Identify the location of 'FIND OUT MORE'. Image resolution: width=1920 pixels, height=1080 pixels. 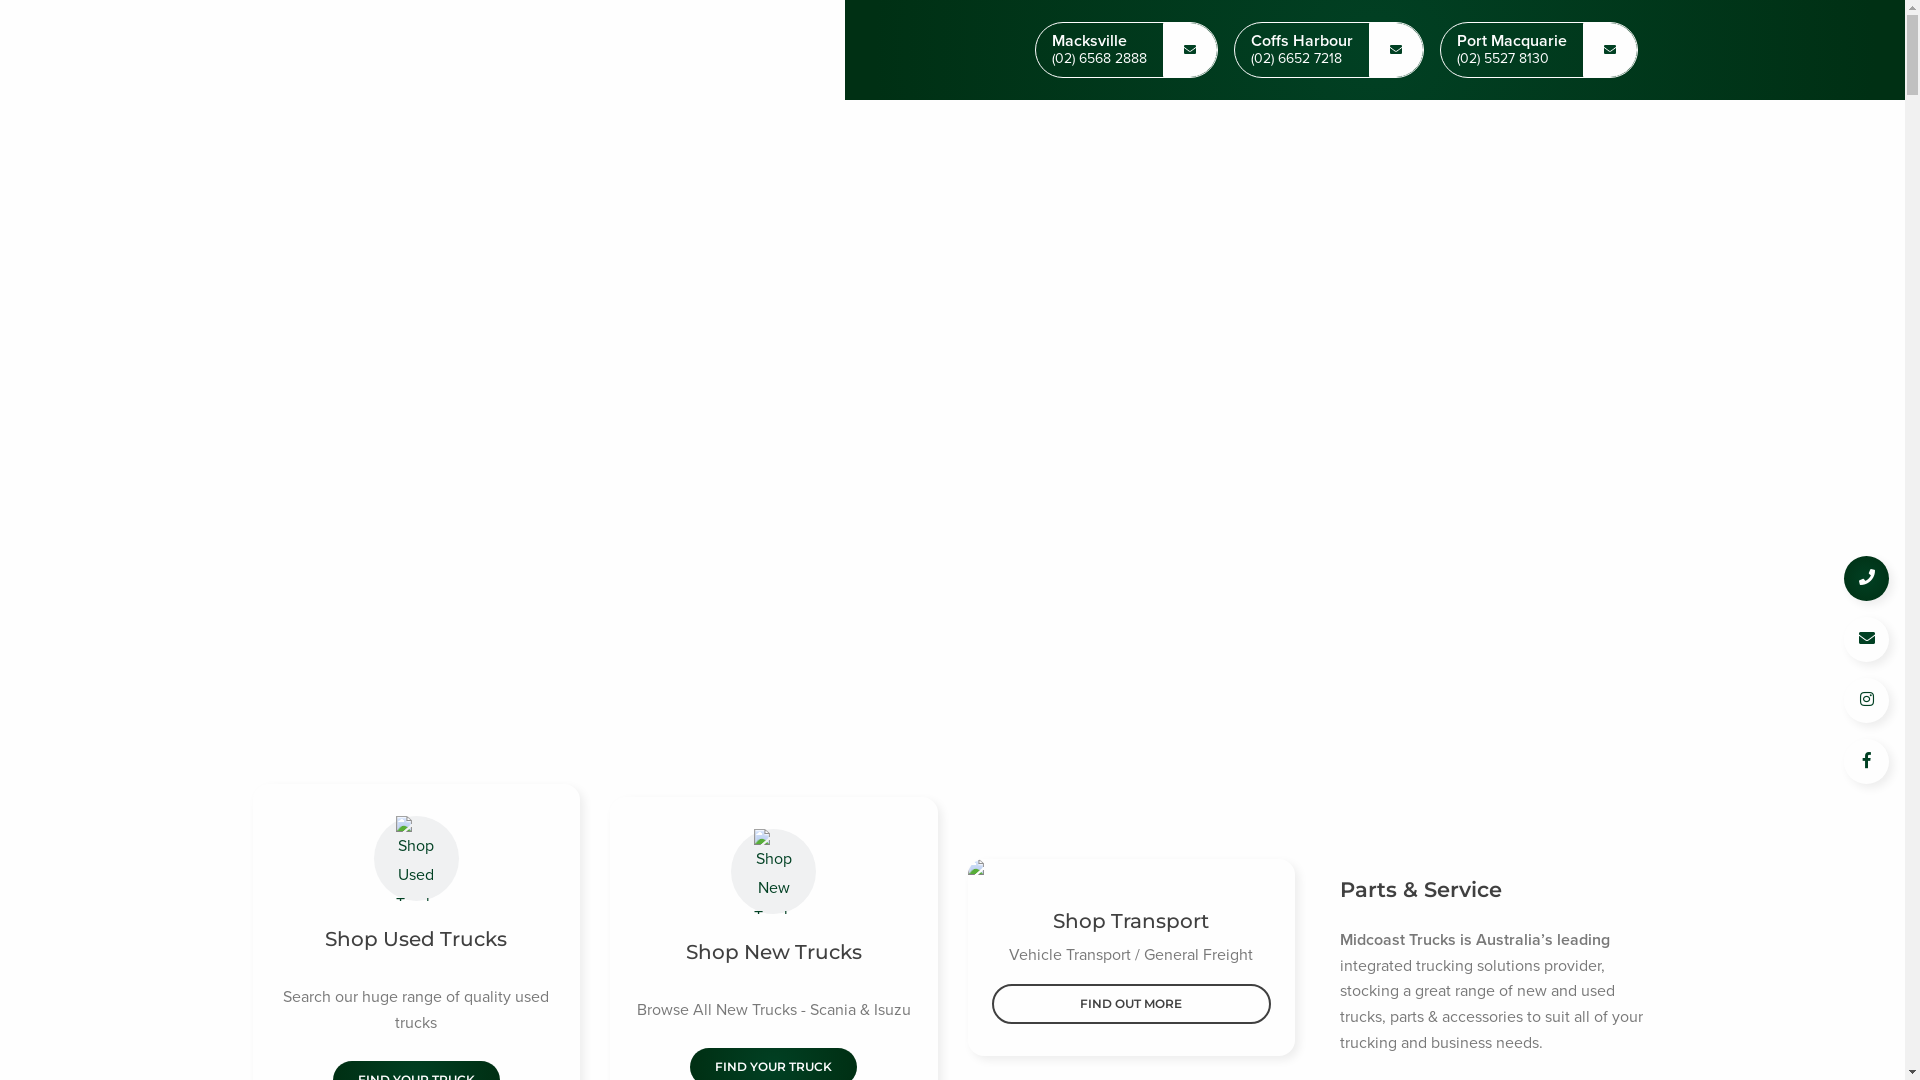
(1132, 1003).